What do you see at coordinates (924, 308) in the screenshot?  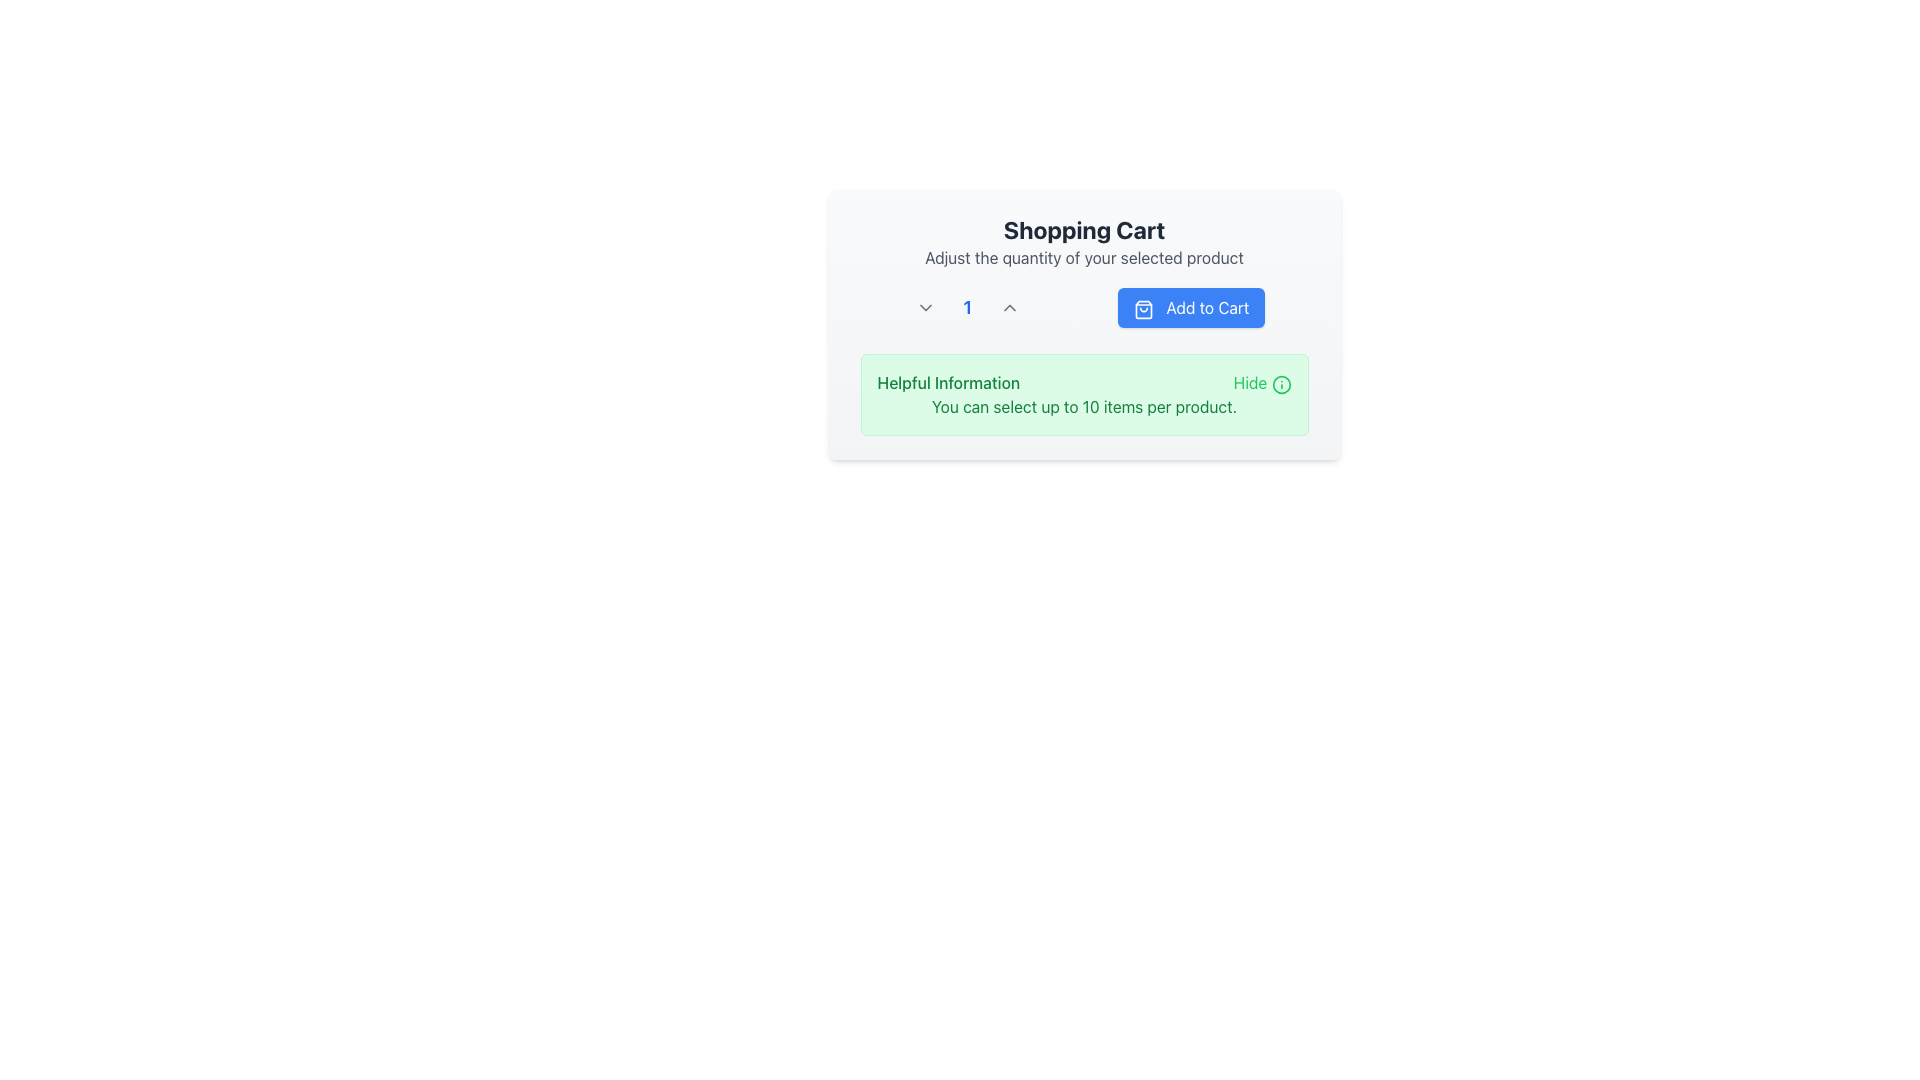 I see `the button that decreases the numeric value, which is positioned to the left of the numeric value '1'` at bounding box center [924, 308].